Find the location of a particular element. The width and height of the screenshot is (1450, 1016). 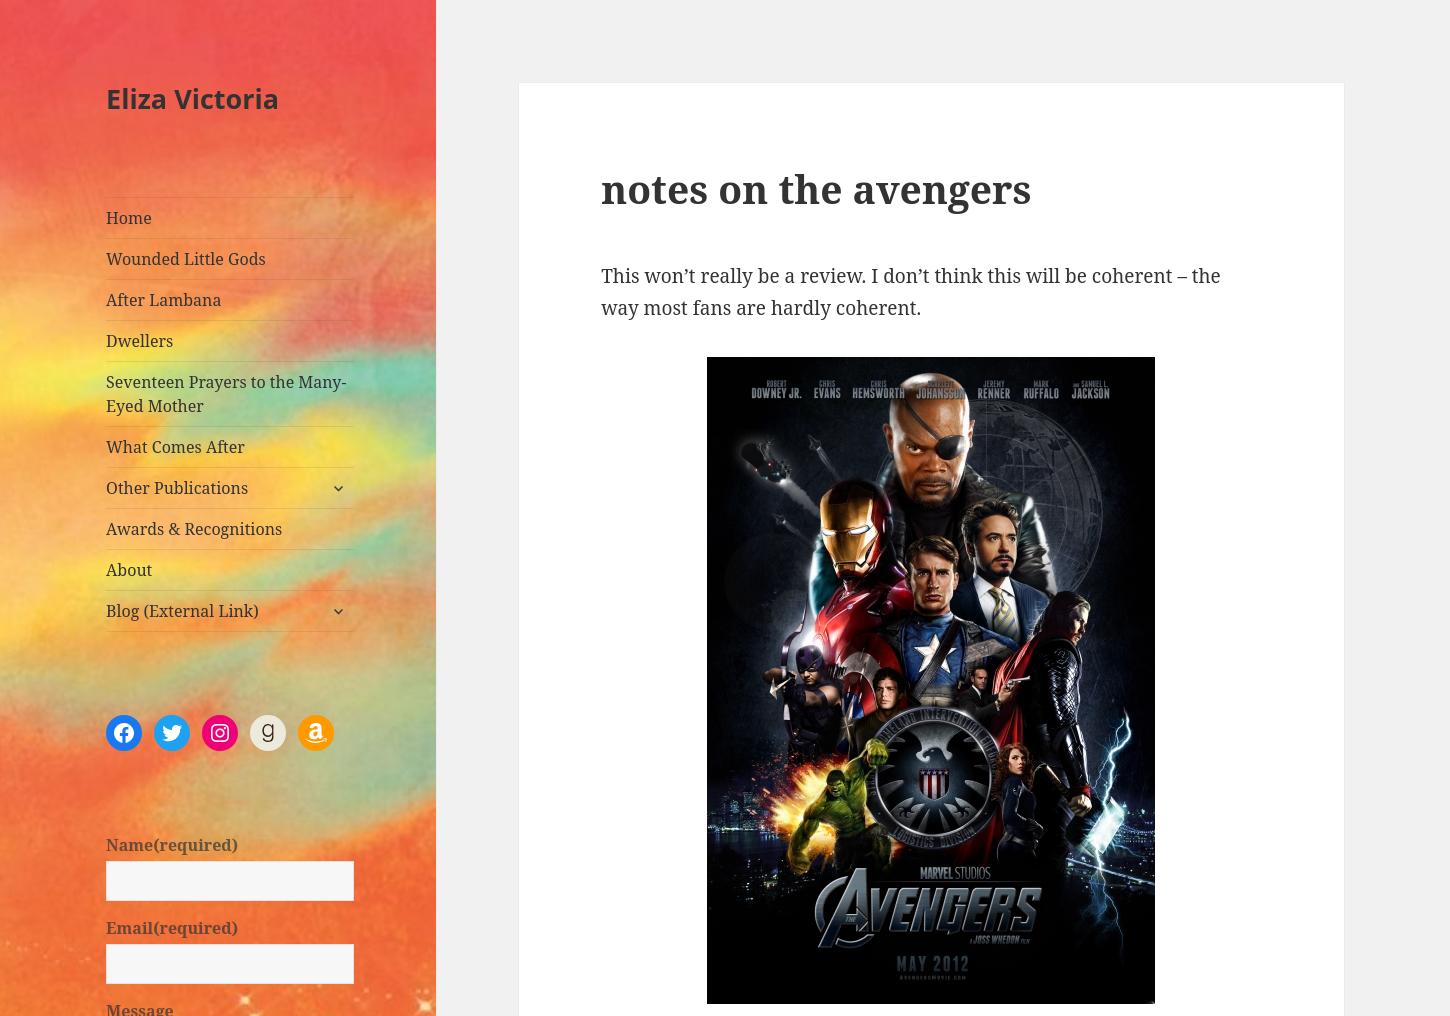

'Email' is located at coordinates (128, 927).